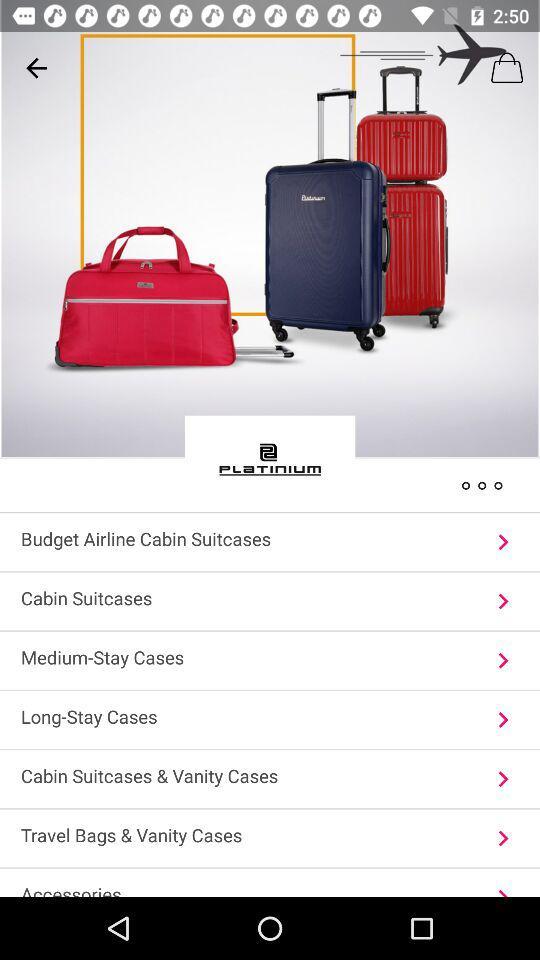  I want to click on next icon of mediumstay cases, so click(502, 659).